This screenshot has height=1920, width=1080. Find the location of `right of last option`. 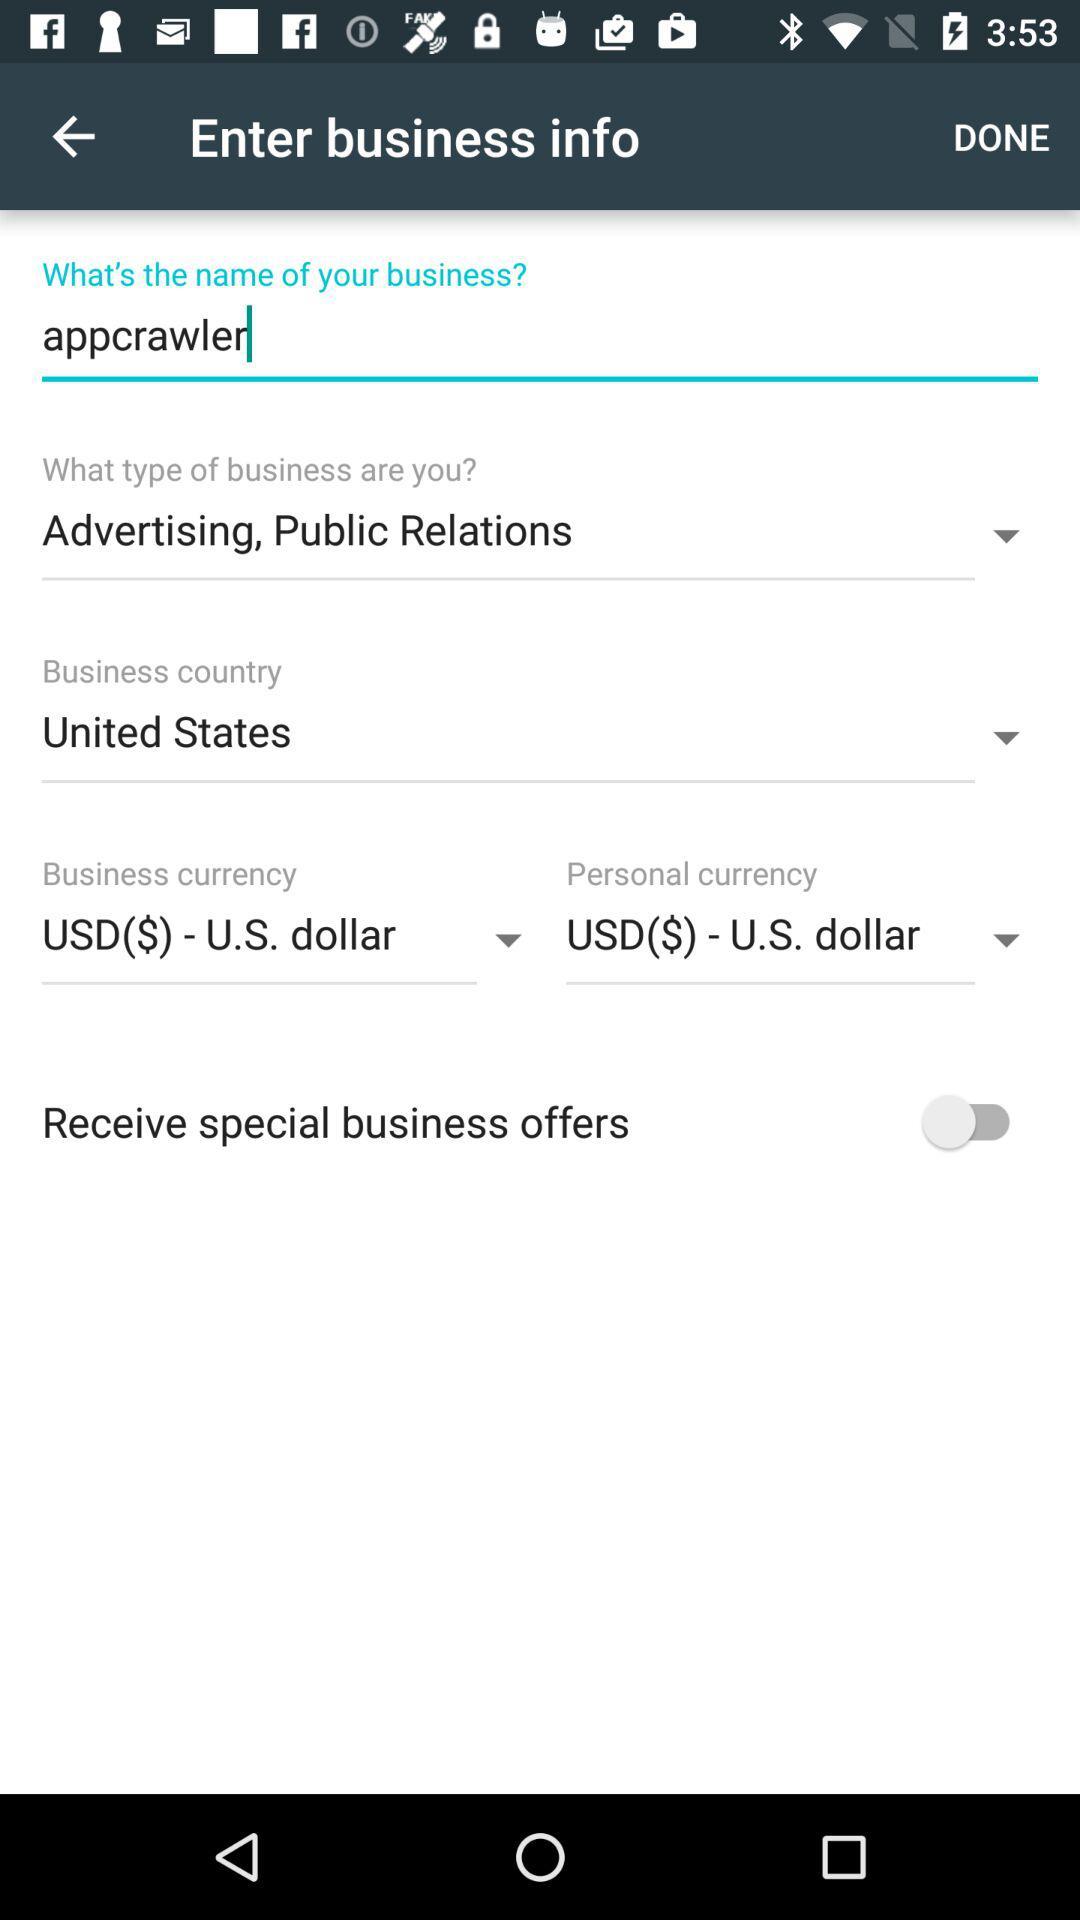

right of last option is located at coordinates (974, 1121).